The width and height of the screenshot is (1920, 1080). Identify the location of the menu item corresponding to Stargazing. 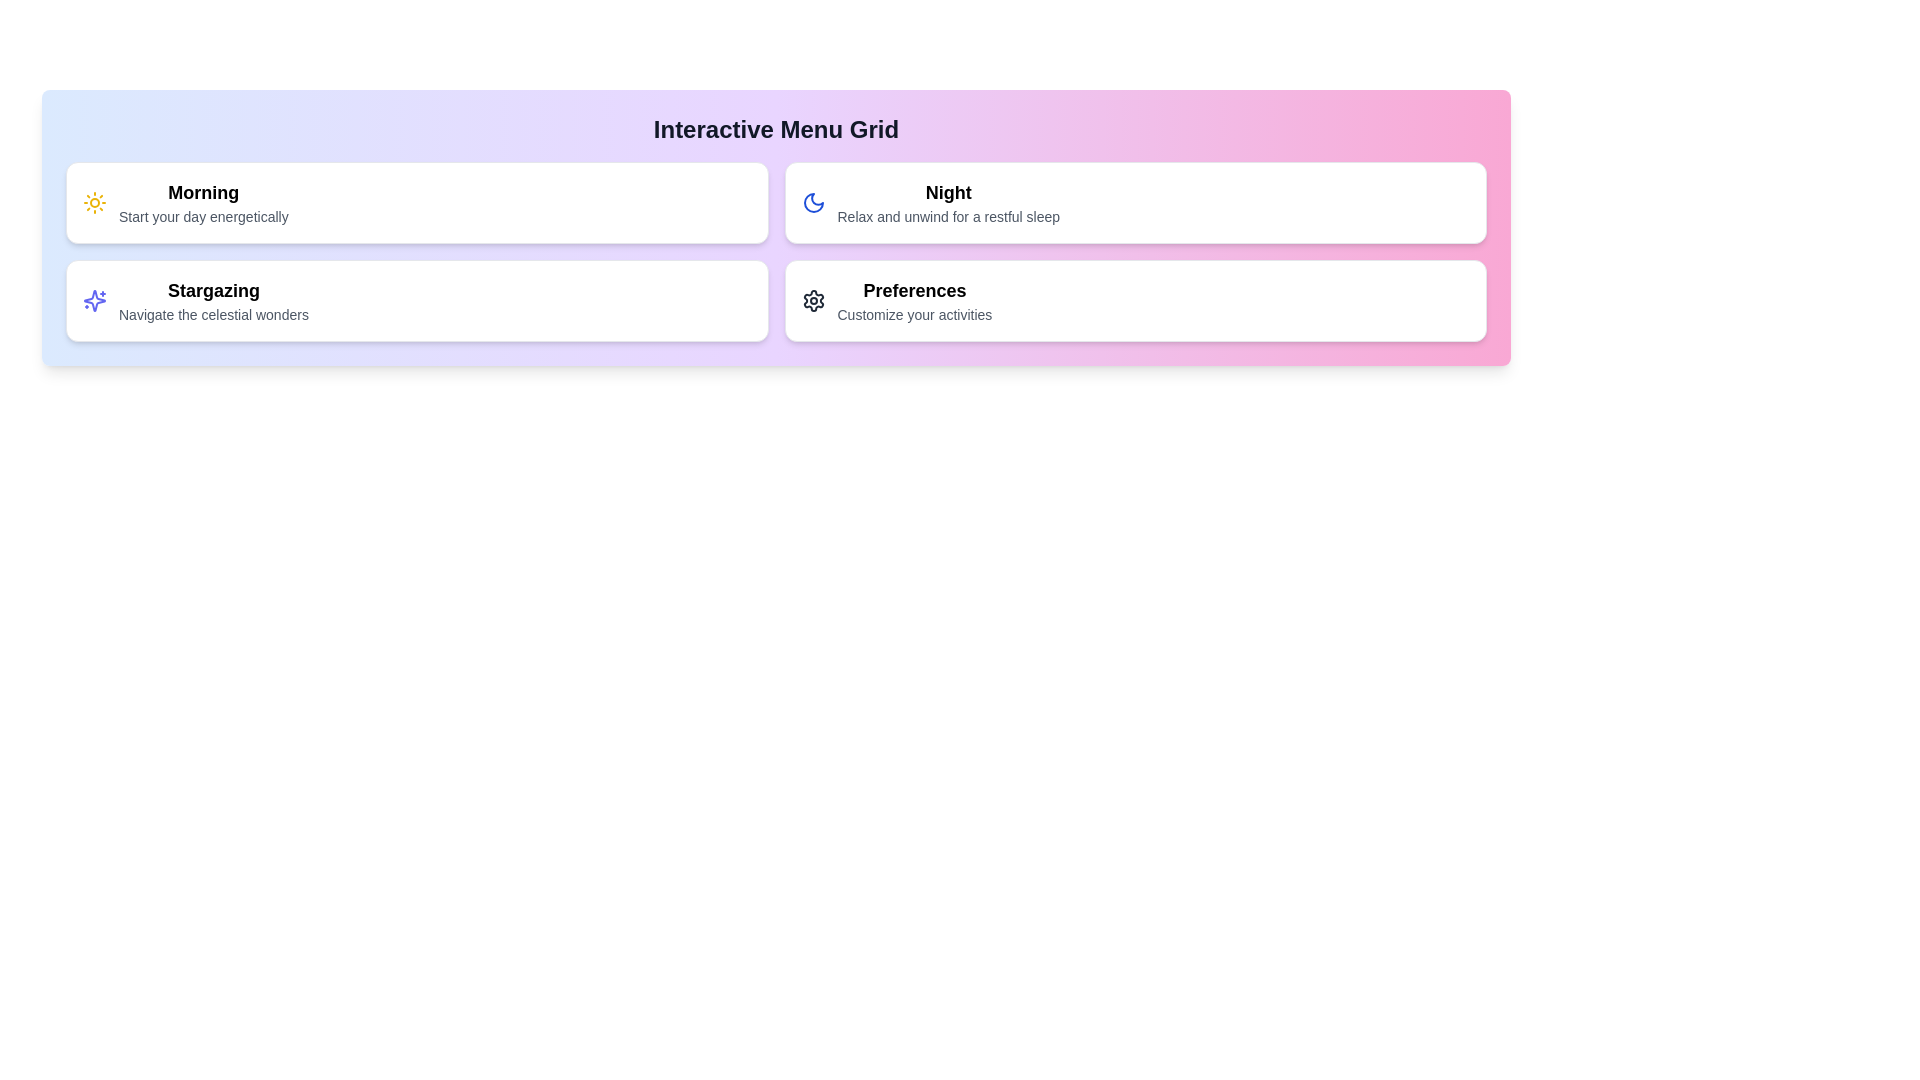
(416, 300).